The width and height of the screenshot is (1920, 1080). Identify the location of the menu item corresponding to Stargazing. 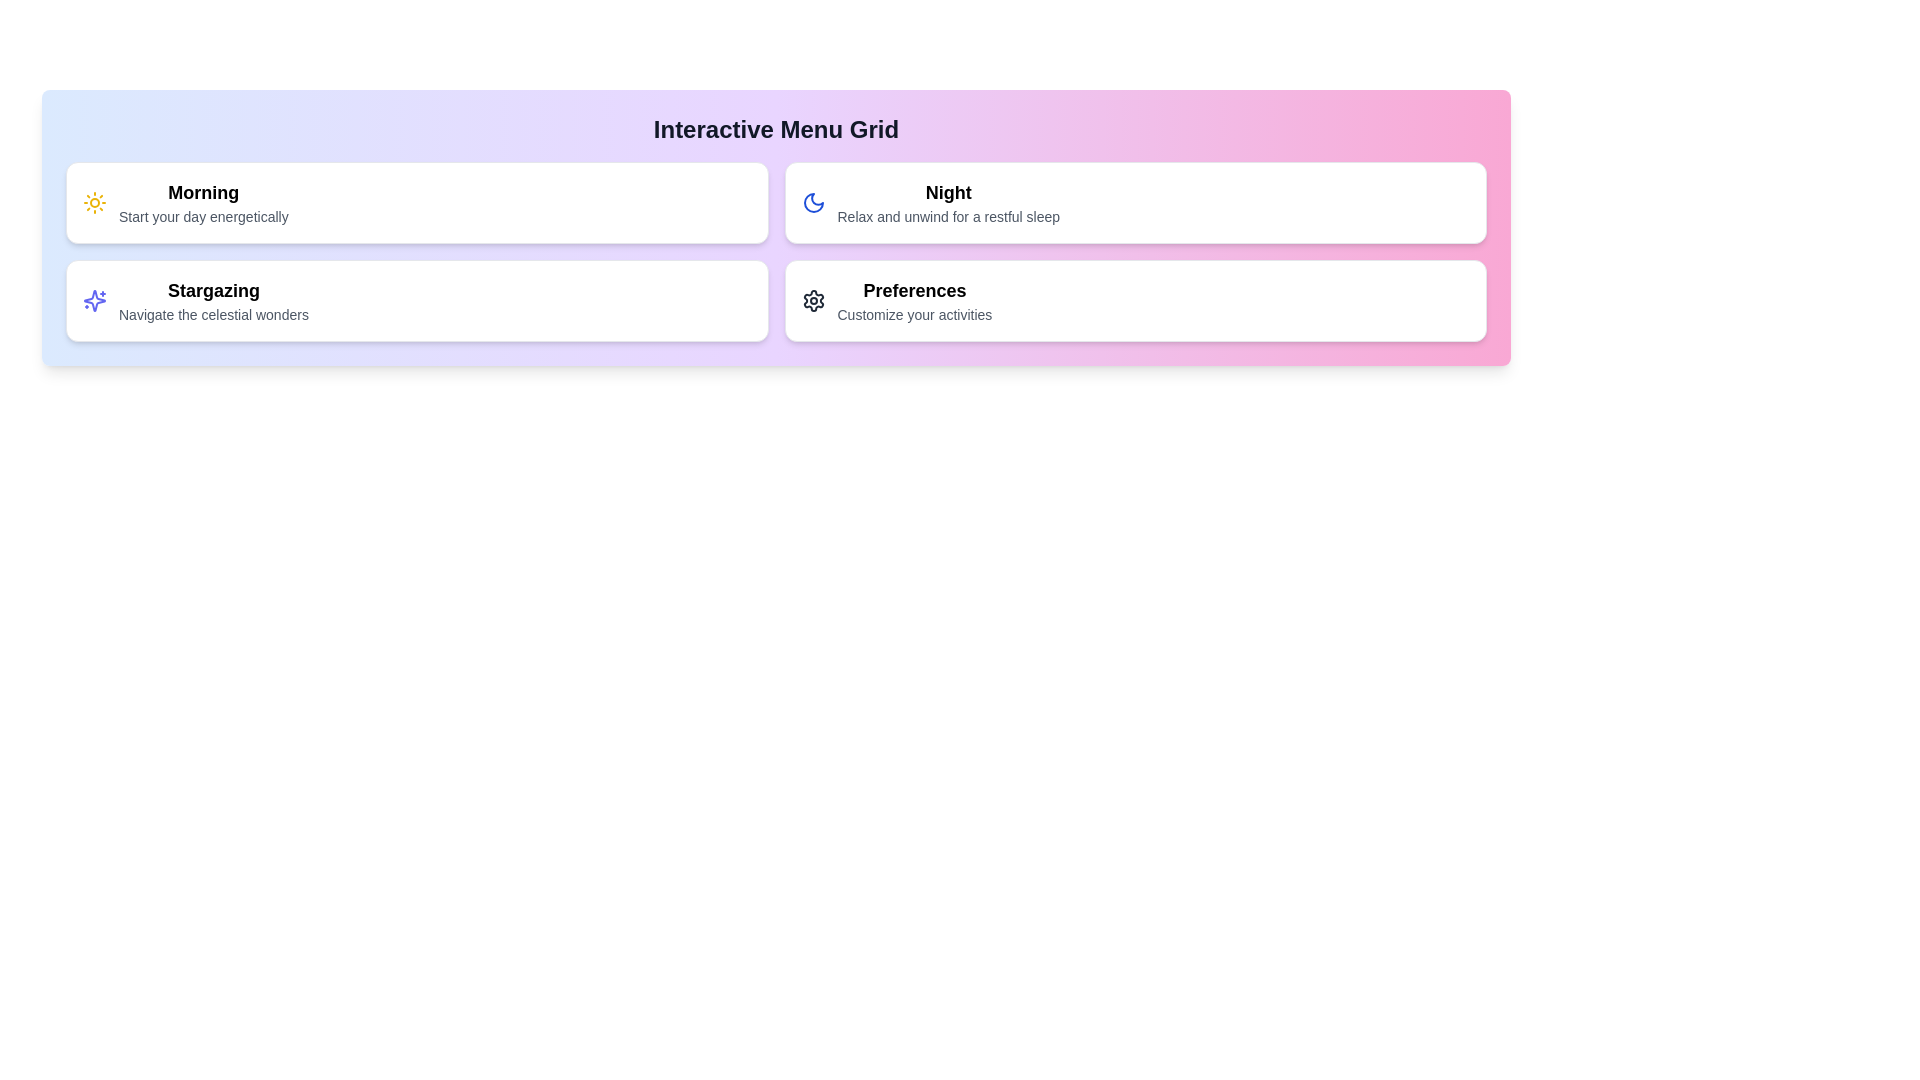
(416, 300).